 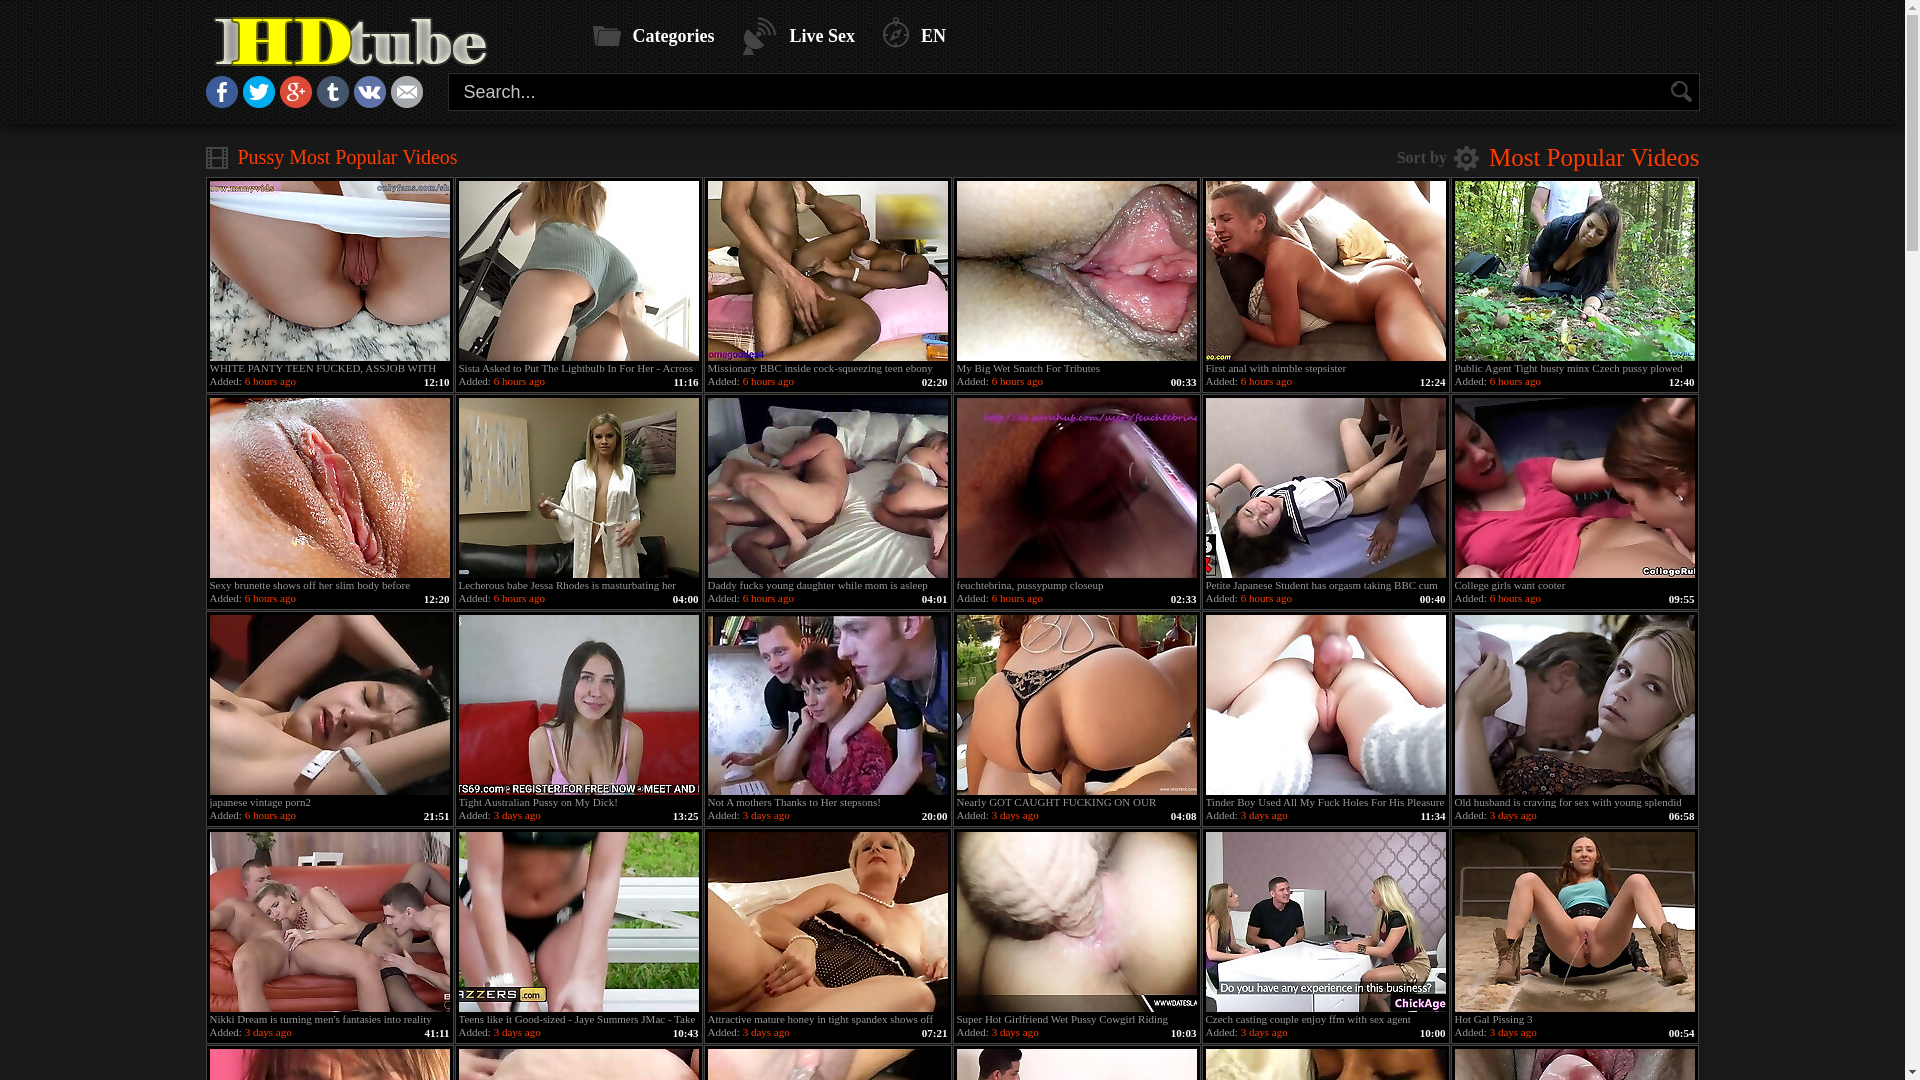 What do you see at coordinates (405, 102) in the screenshot?
I see `'Email'` at bounding box center [405, 102].